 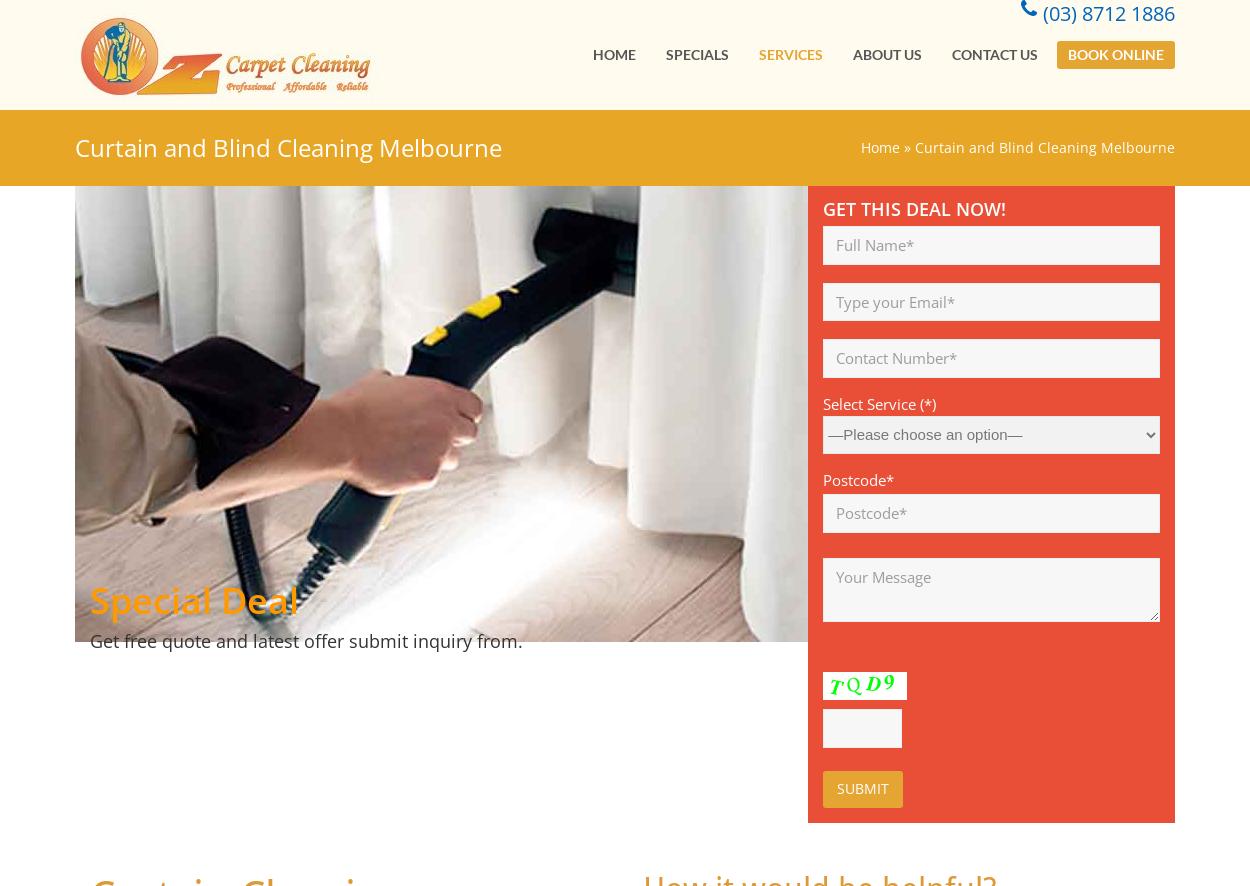 I want to click on 'Select Service (*)', so click(x=879, y=403).